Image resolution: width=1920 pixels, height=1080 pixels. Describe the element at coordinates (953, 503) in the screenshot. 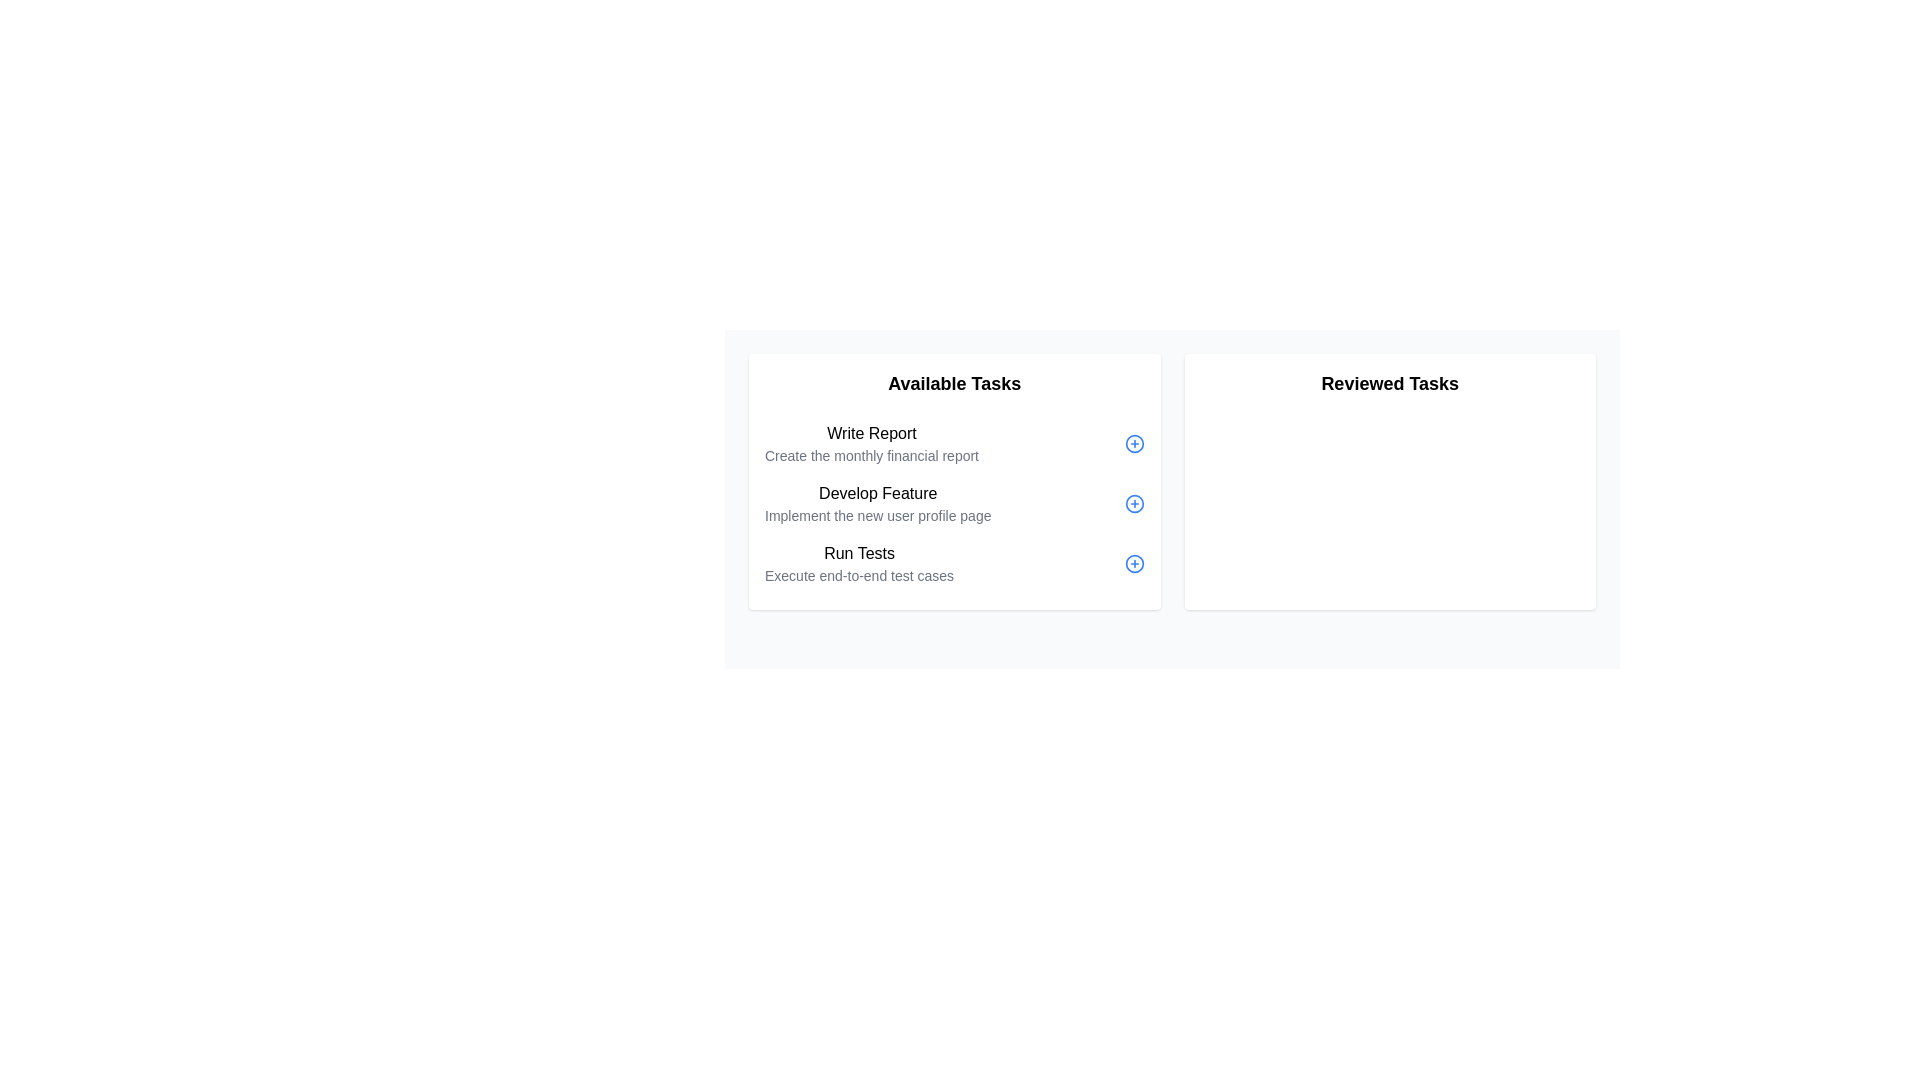

I see `the text part of the second task item in the 'Available Tasks' column` at that location.